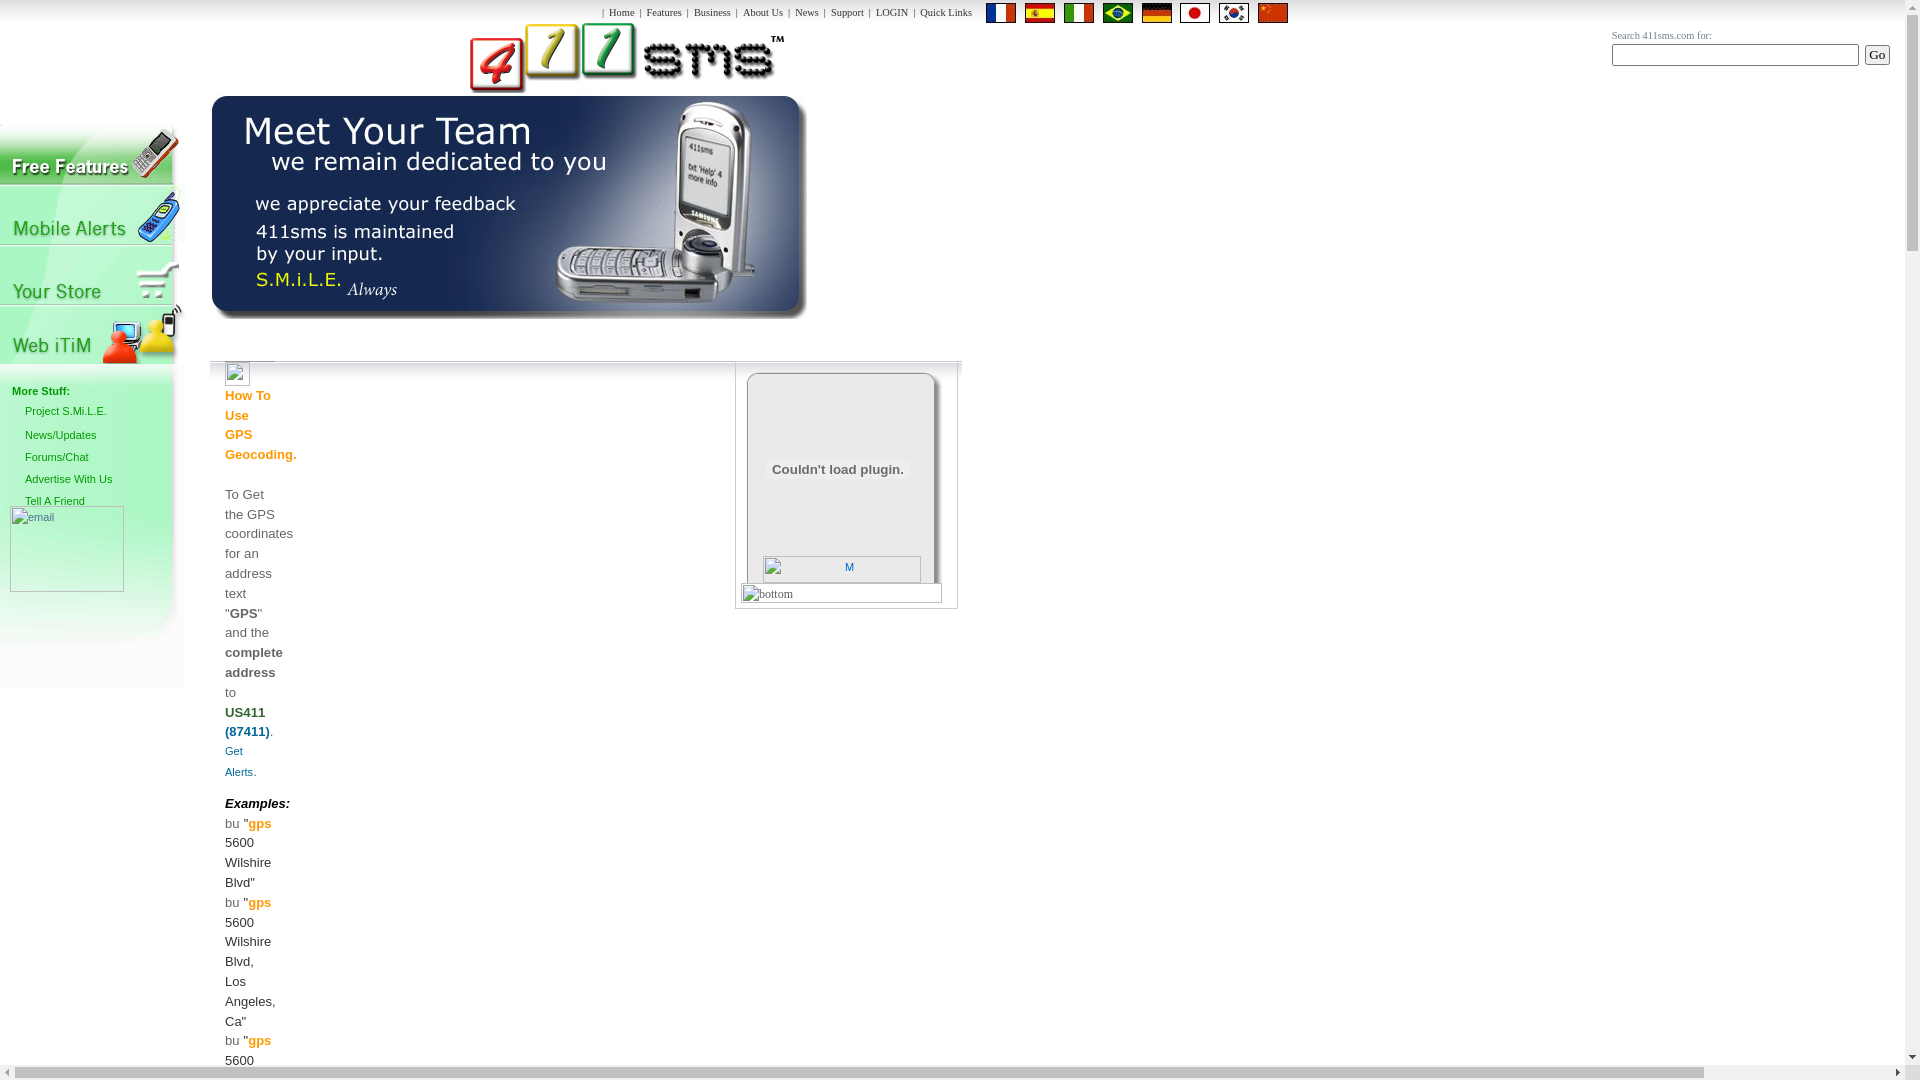 This screenshot has height=1080, width=1920. What do you see at coordinates (104, 501) in the screenshot?
I see `'Tell A Friend'` at bounding box center [104, 501].